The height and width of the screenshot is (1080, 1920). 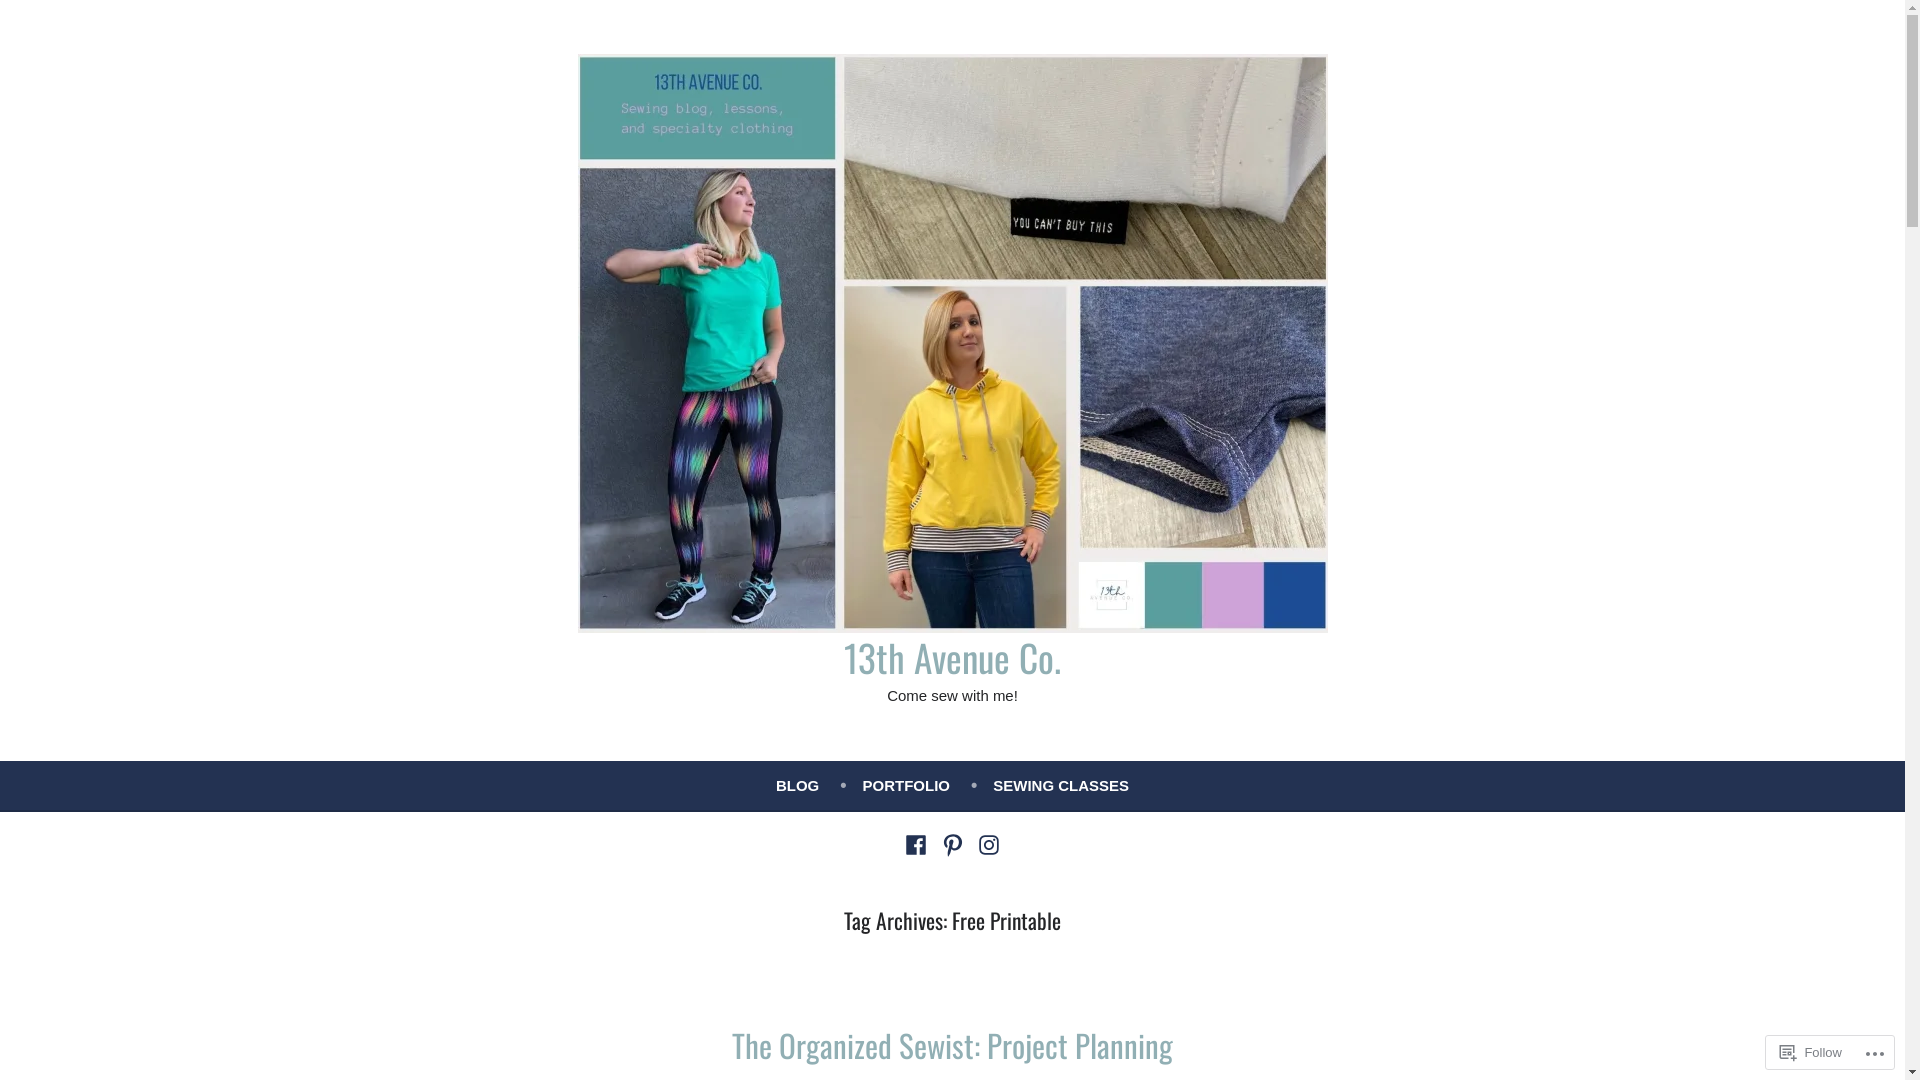 I want to click on '13th Avenue Co.', so click(x=951, y=656).